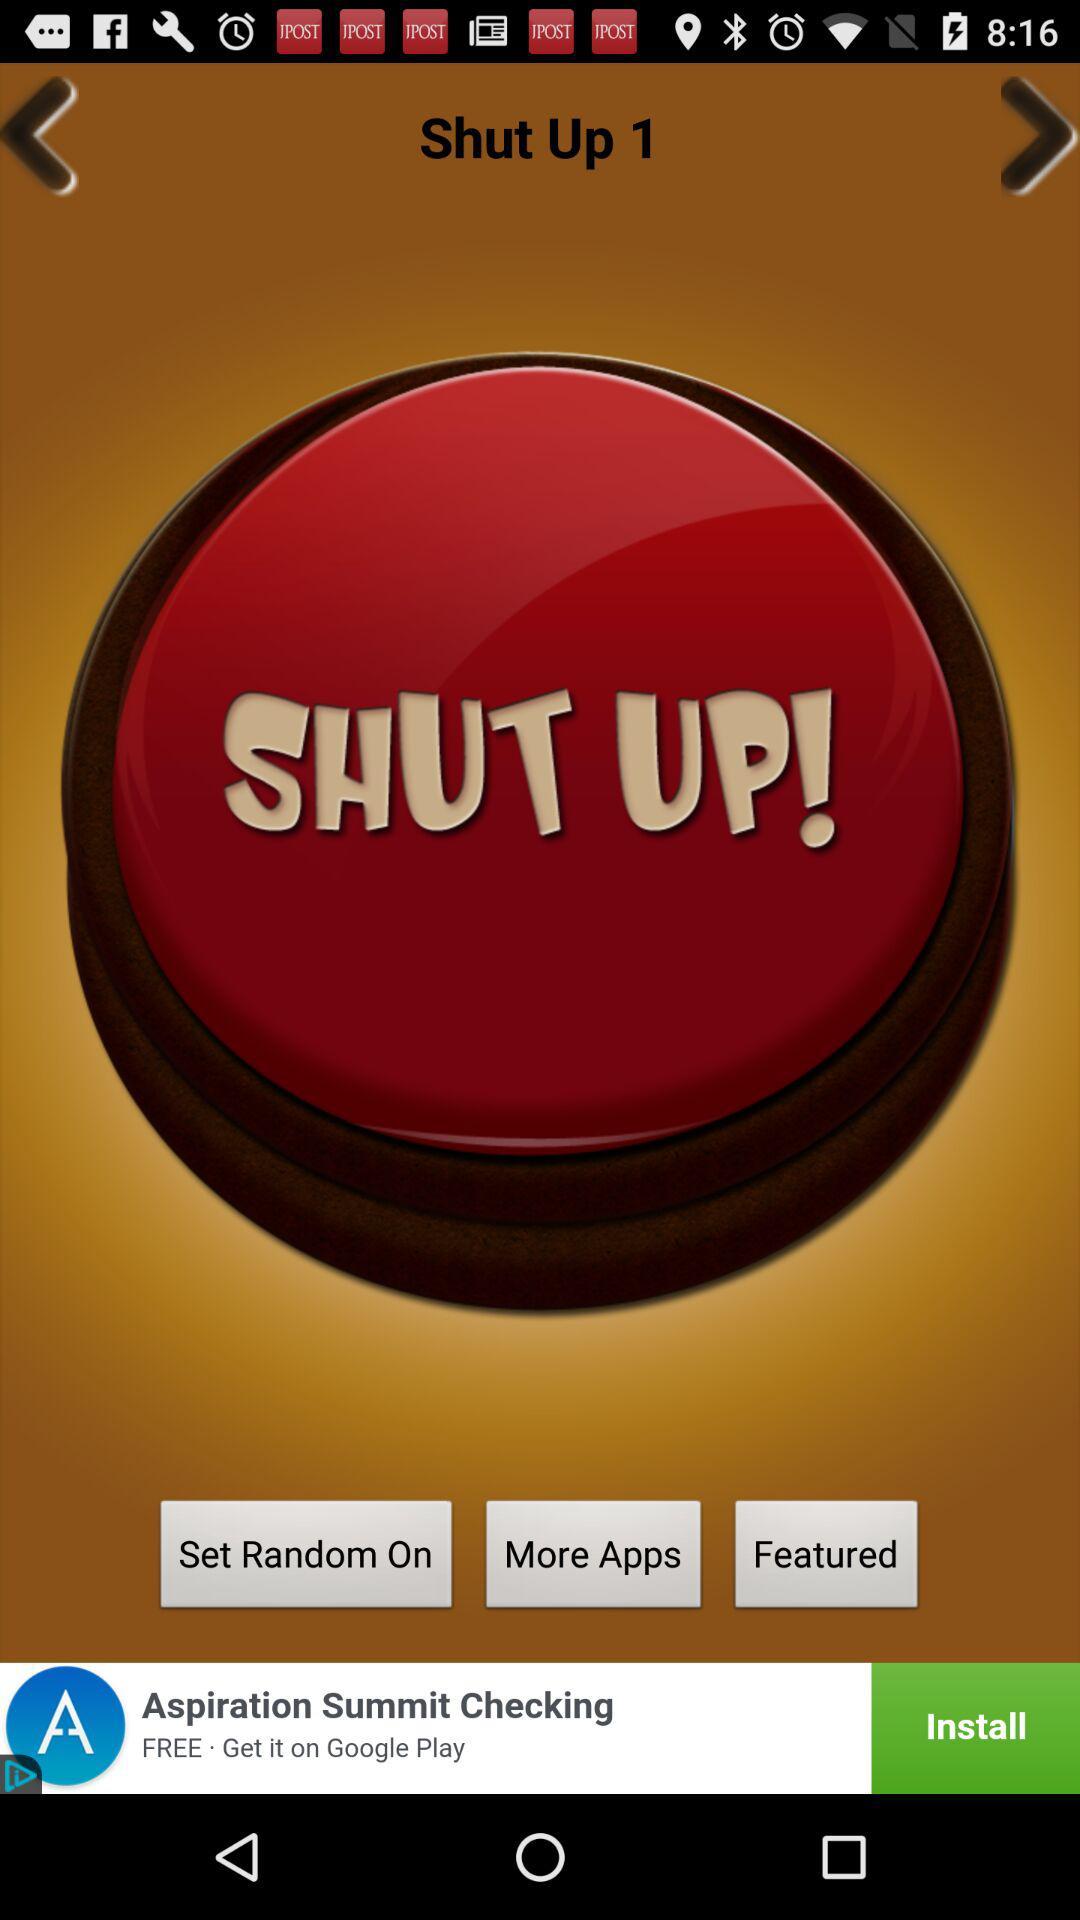 Image resolution: width=1080 pixels, height=1920 pixels. I want to click on icon to the right of the shut up 1 app, so click(1039, 135).